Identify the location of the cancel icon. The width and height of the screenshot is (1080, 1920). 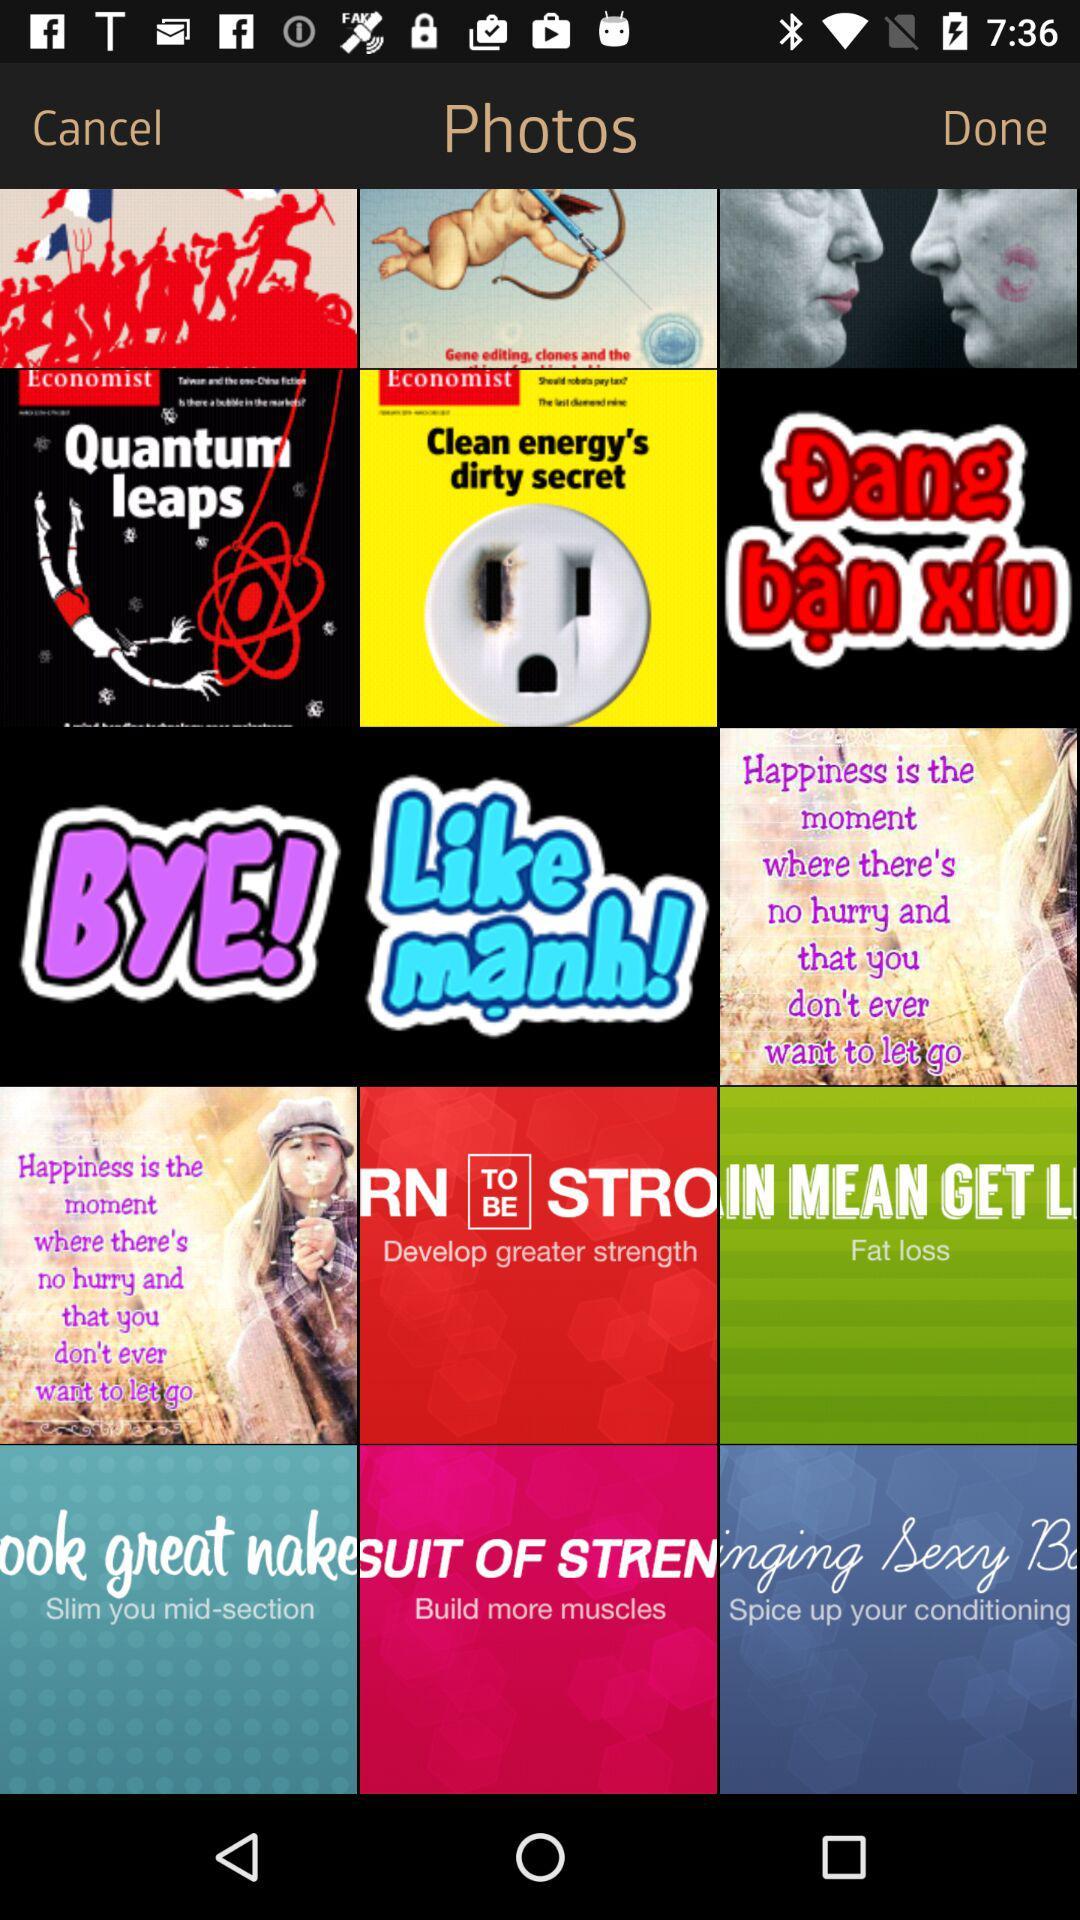
(80, 124).